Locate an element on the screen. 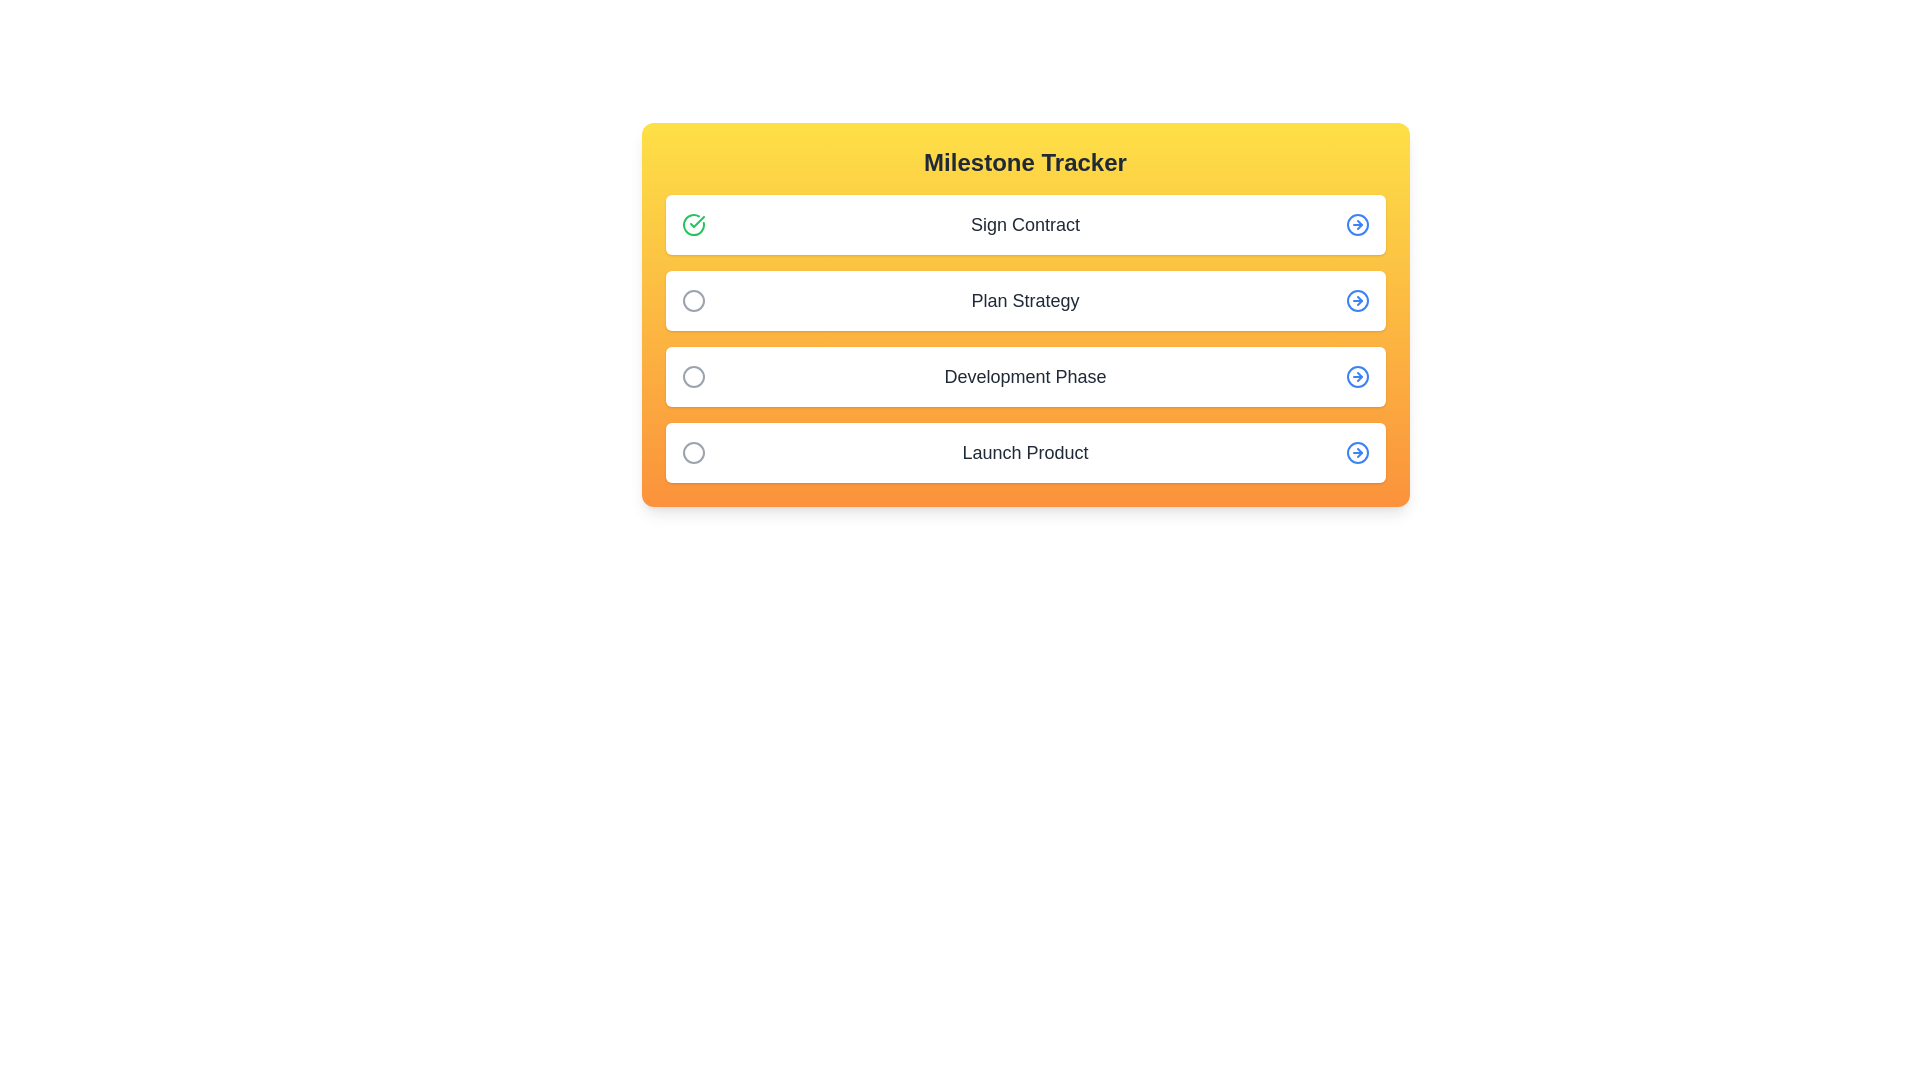 The image size is (1920, 1080). the circular status indicator for the 'Plan Strategy' milestone in the second row of the milestone tracker interface is located at coordinates (693, 300).